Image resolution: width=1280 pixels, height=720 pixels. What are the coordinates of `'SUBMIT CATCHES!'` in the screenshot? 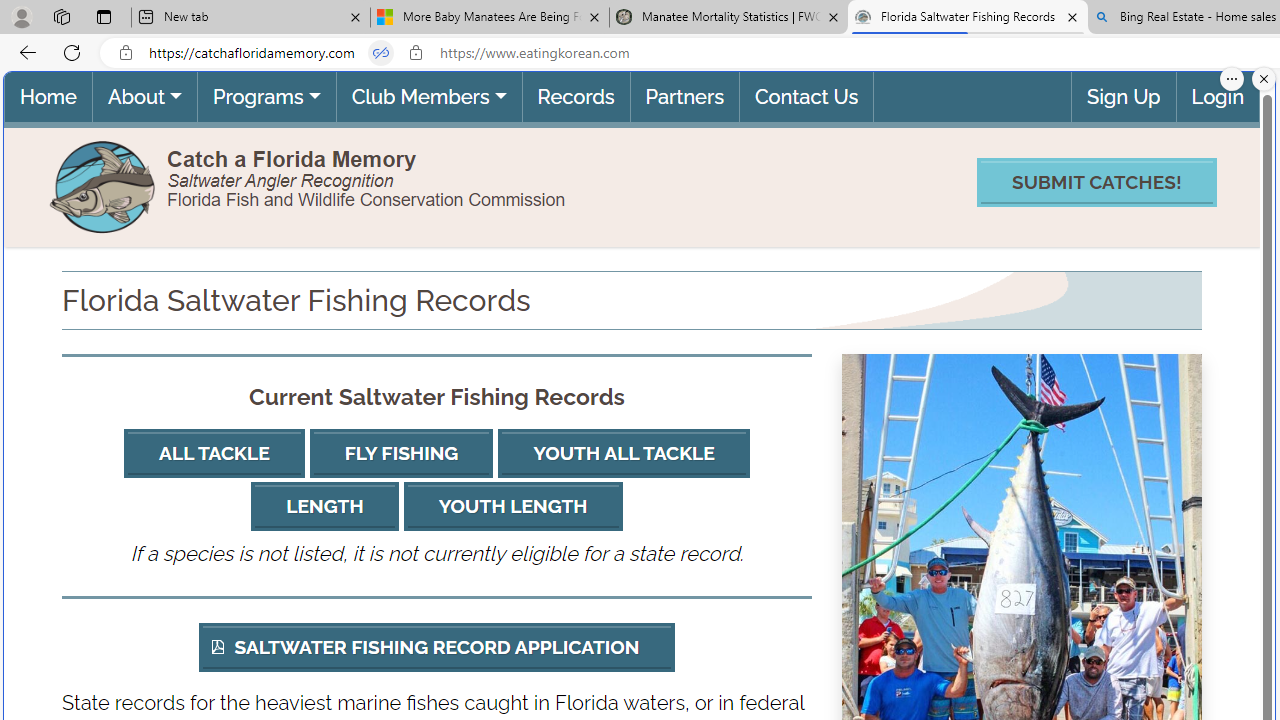 It's located at (1095, 182).